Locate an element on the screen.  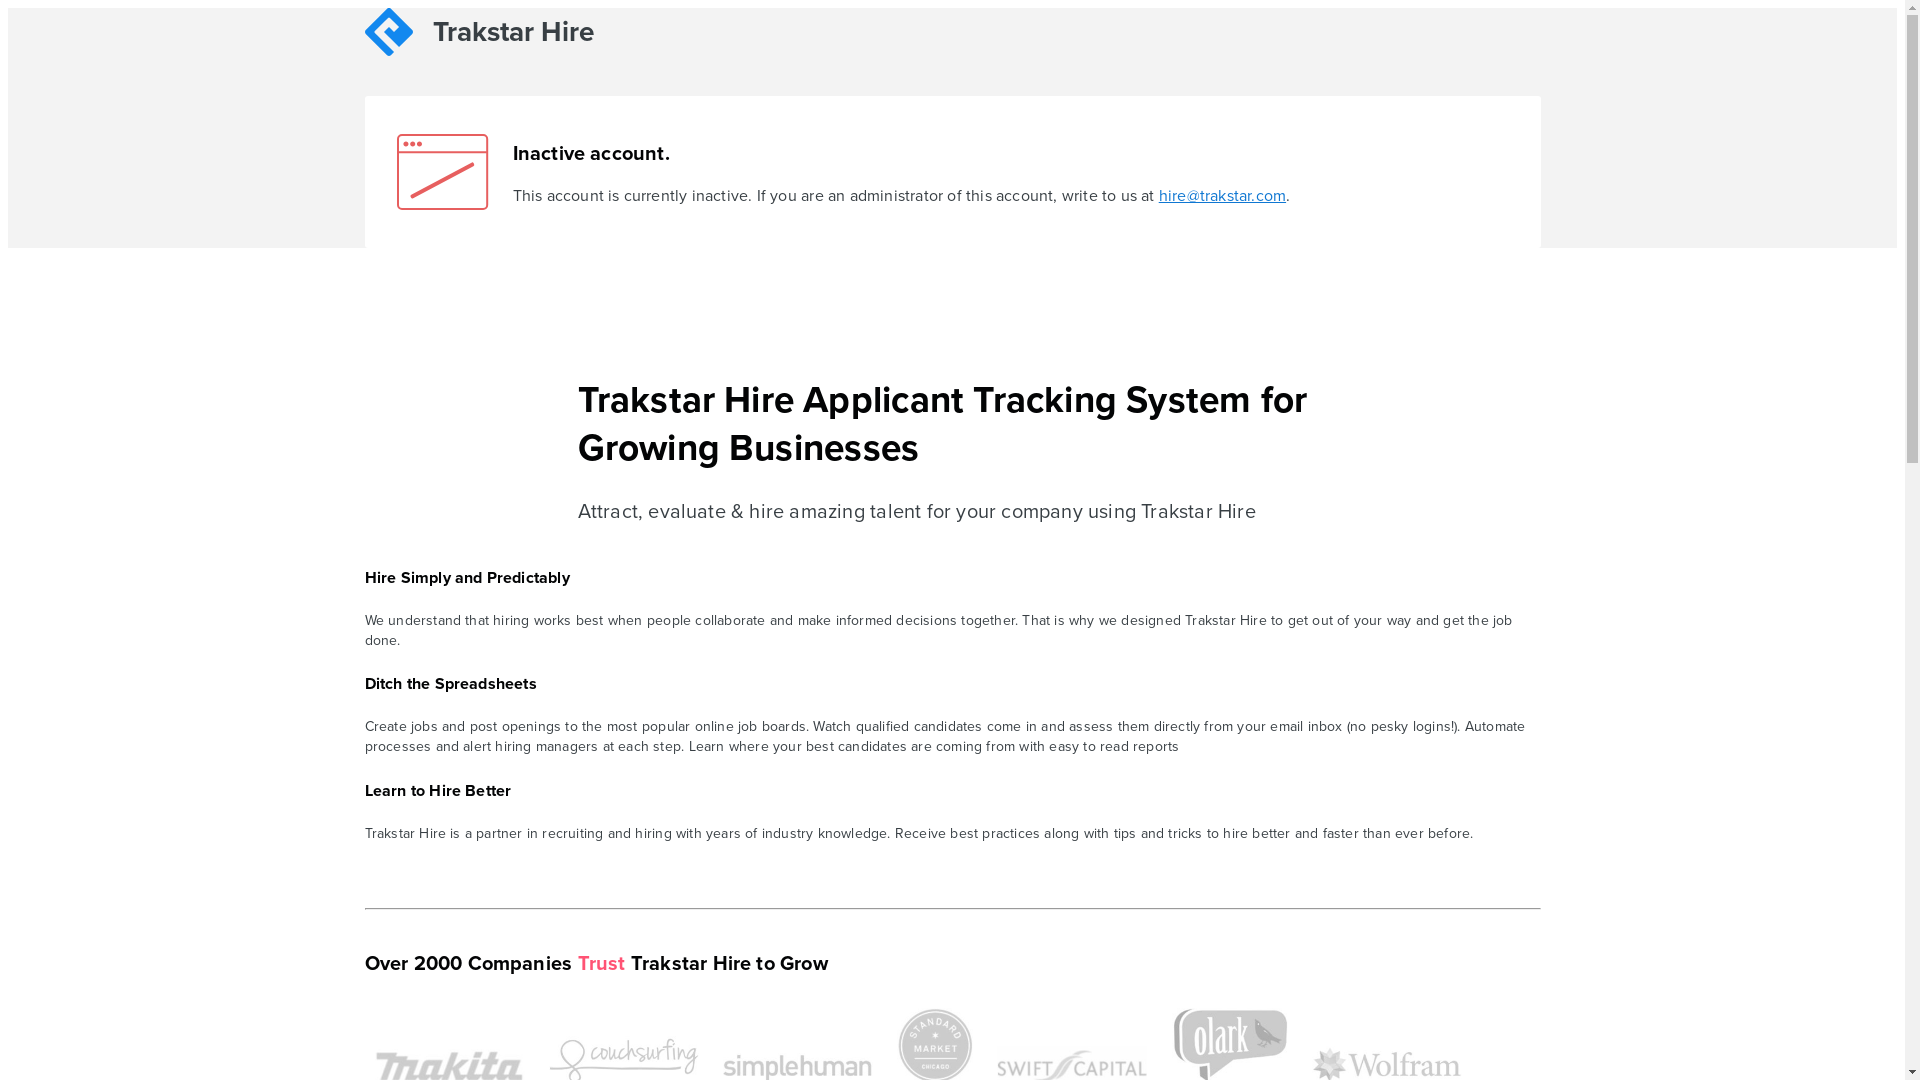
'Trakstar Hire: Recruitment Software, Applicant Tracking' is located at coordinates (364, 31).